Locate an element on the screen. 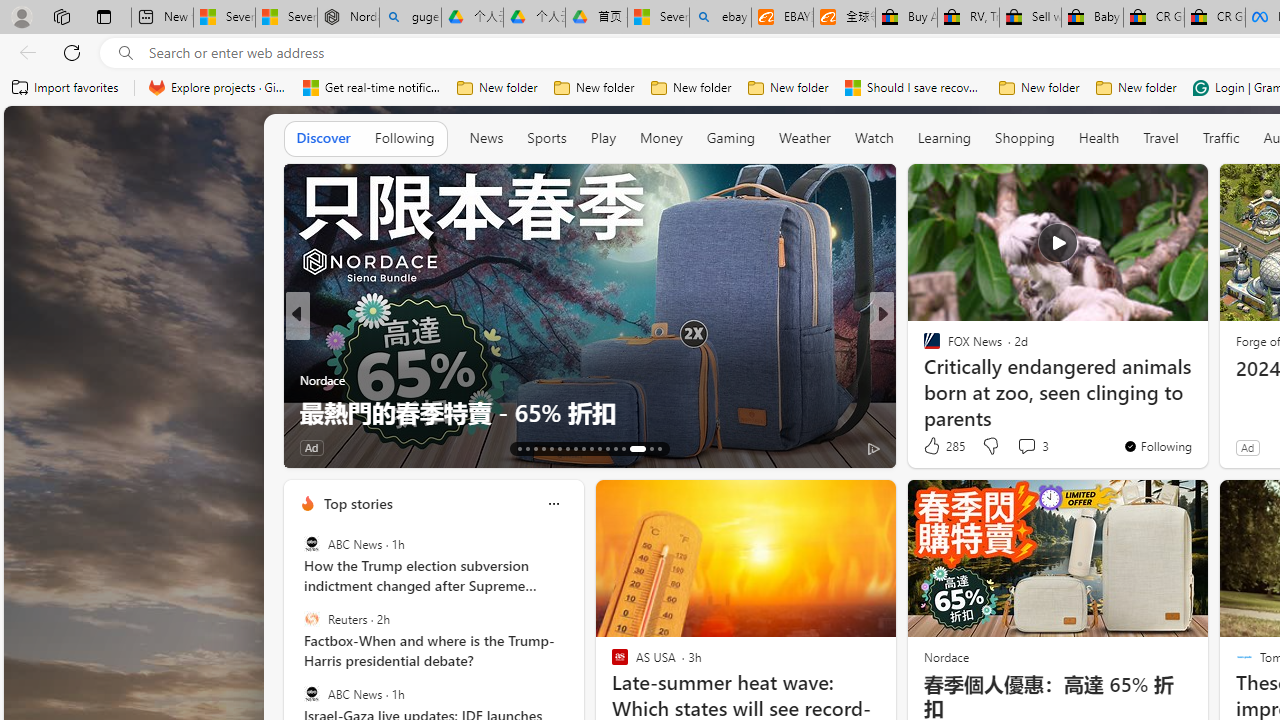  'Tab actions menu' is located at coordinates (103, 16).